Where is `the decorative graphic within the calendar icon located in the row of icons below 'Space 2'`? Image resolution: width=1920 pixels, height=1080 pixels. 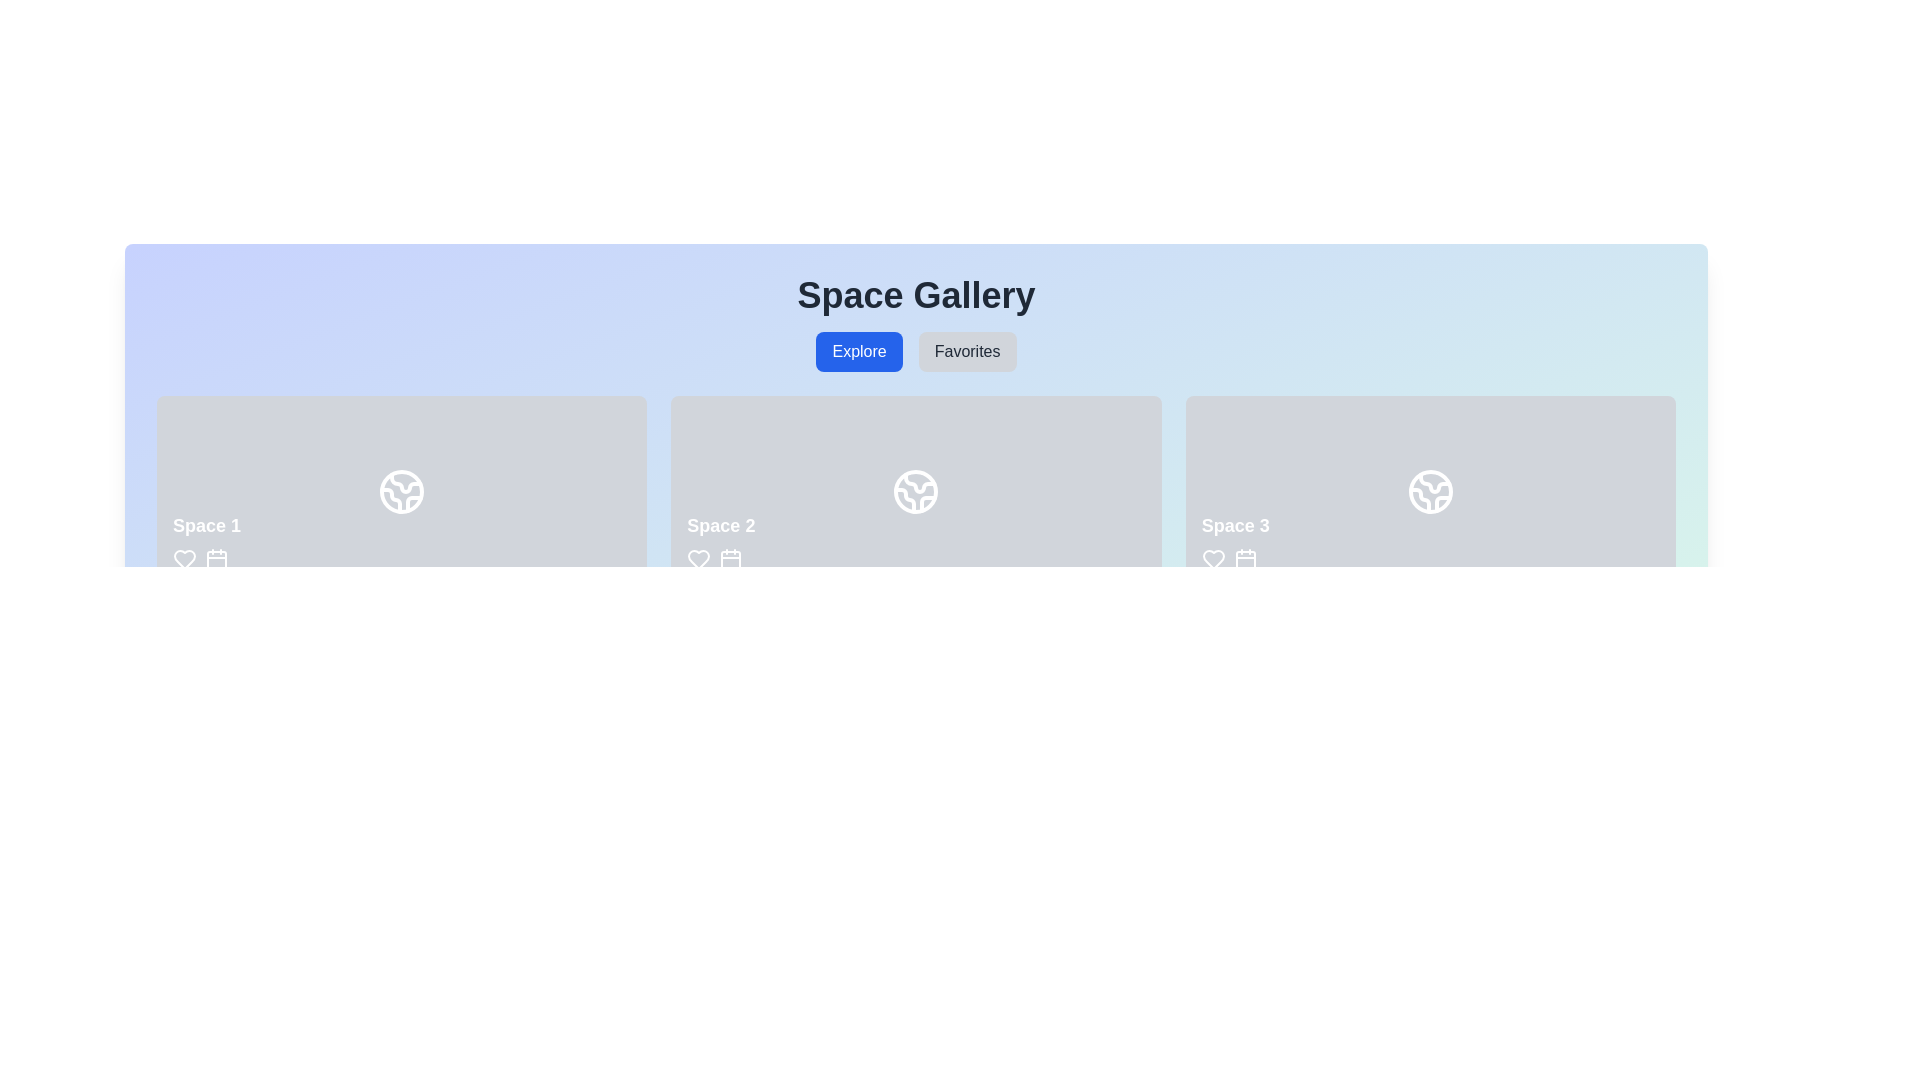
the decorative graphic within the calendar icon located in the row of icons below 'Space 2' is located at coordinates (730, 560).